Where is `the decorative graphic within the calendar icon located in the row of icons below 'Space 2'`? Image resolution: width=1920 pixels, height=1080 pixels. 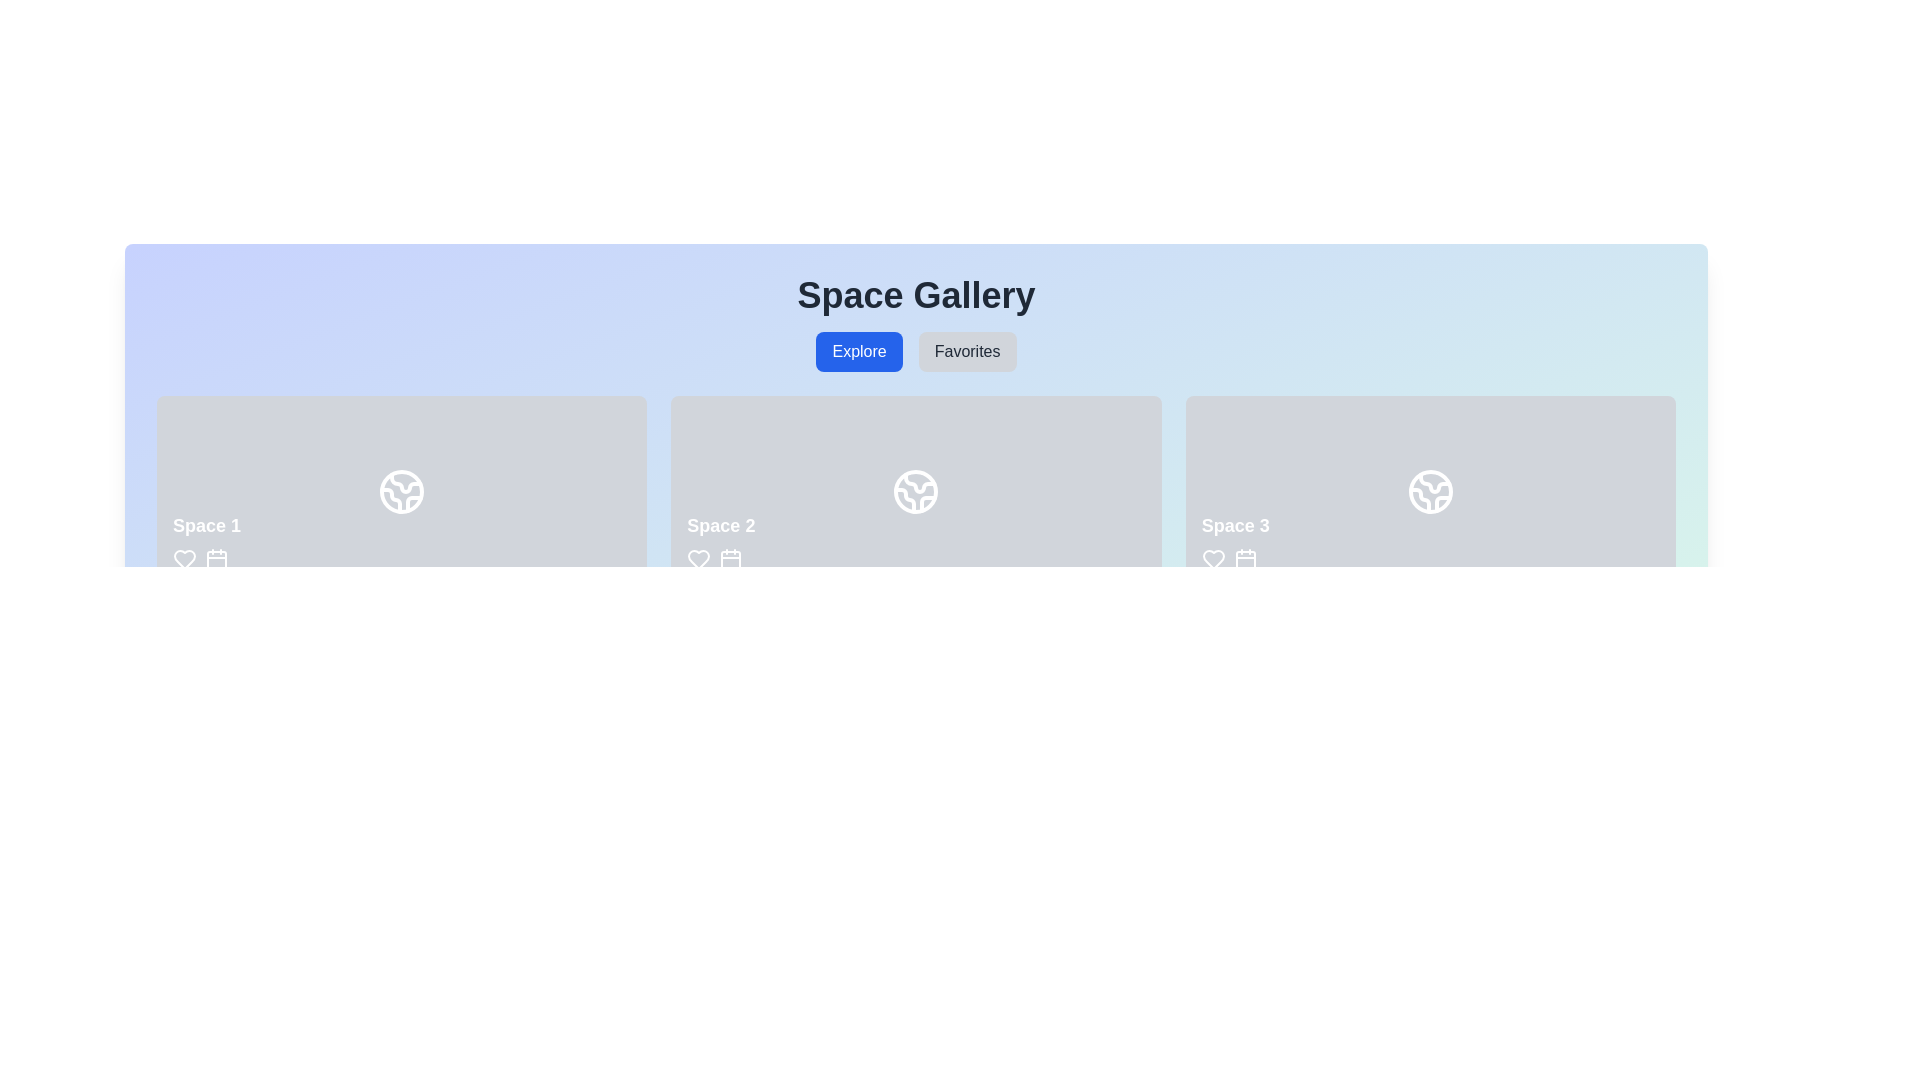
the decorative graphic within the calendar icon located in the row of icons below 'Space 2' is located at coordinates (730, 560).